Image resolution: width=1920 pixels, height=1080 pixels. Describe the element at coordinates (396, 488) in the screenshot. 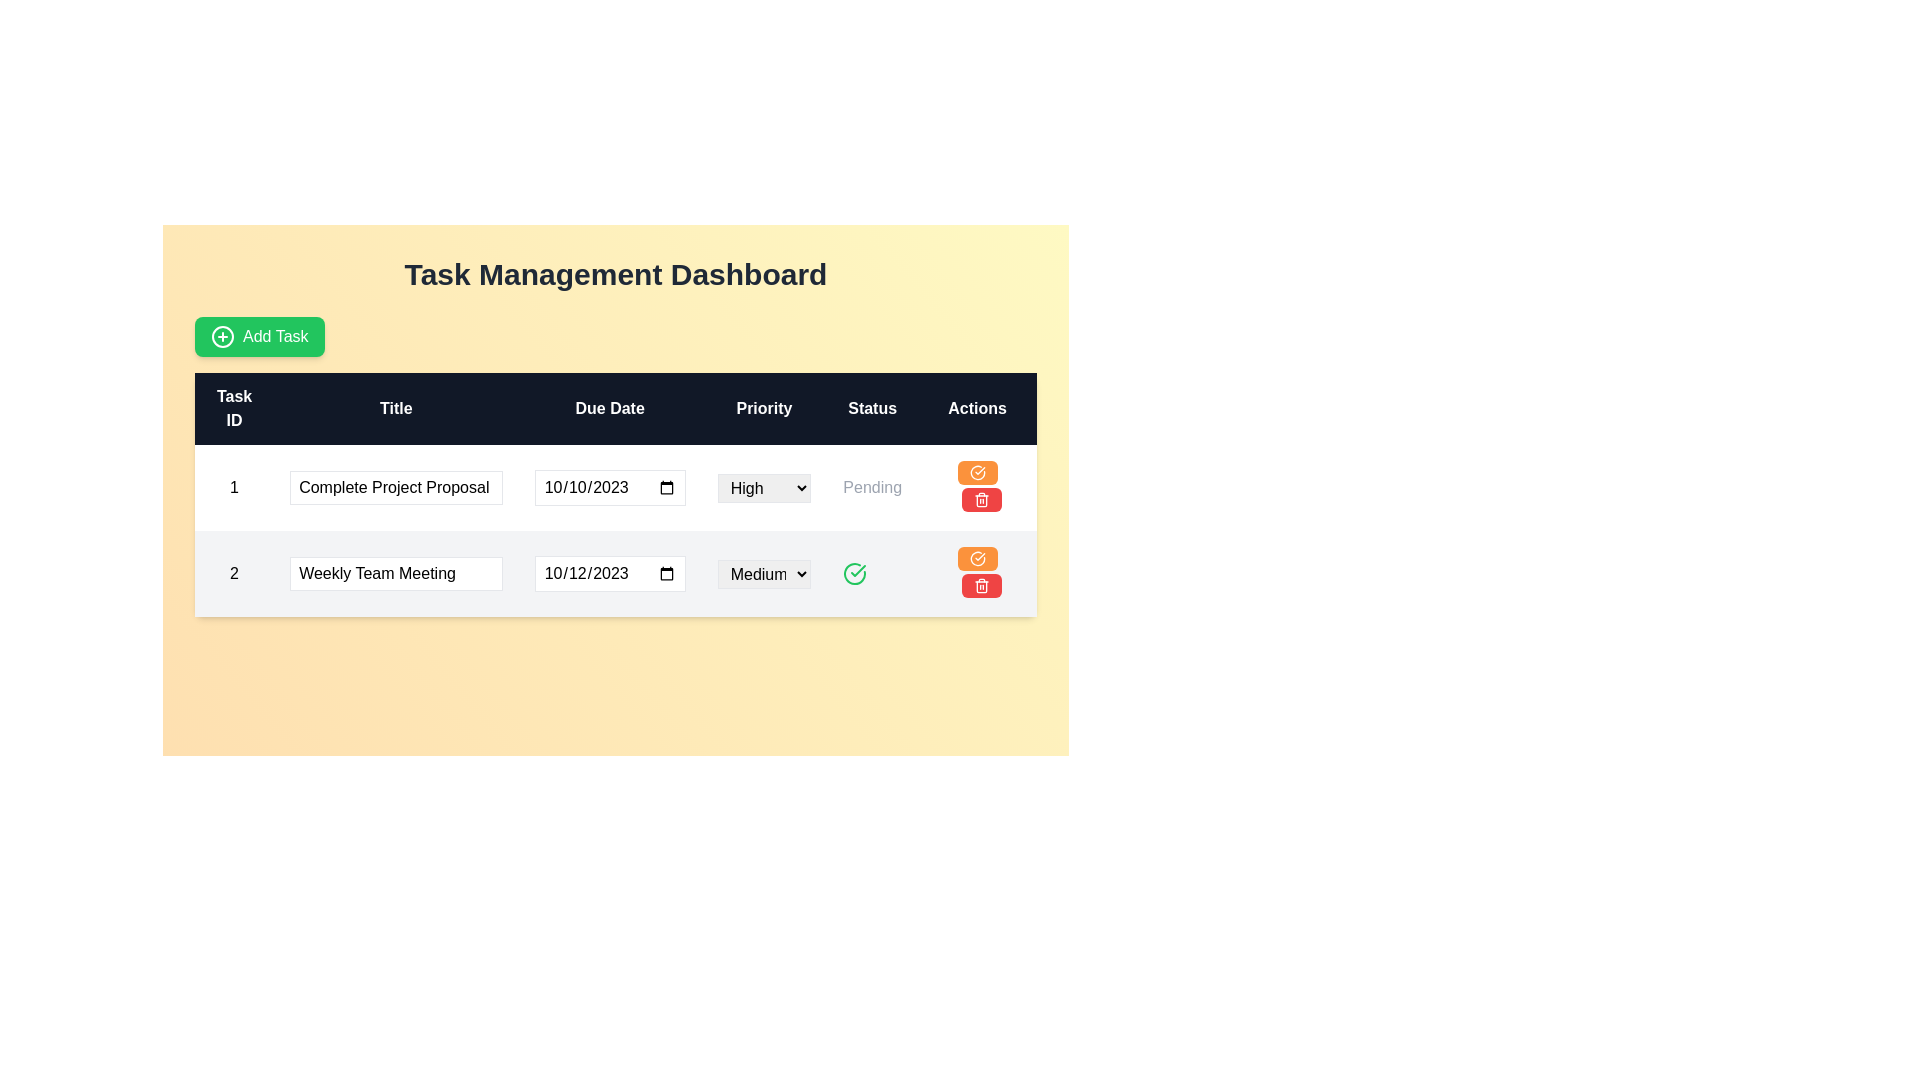

I see `the text input field for the task title, located` at that location.